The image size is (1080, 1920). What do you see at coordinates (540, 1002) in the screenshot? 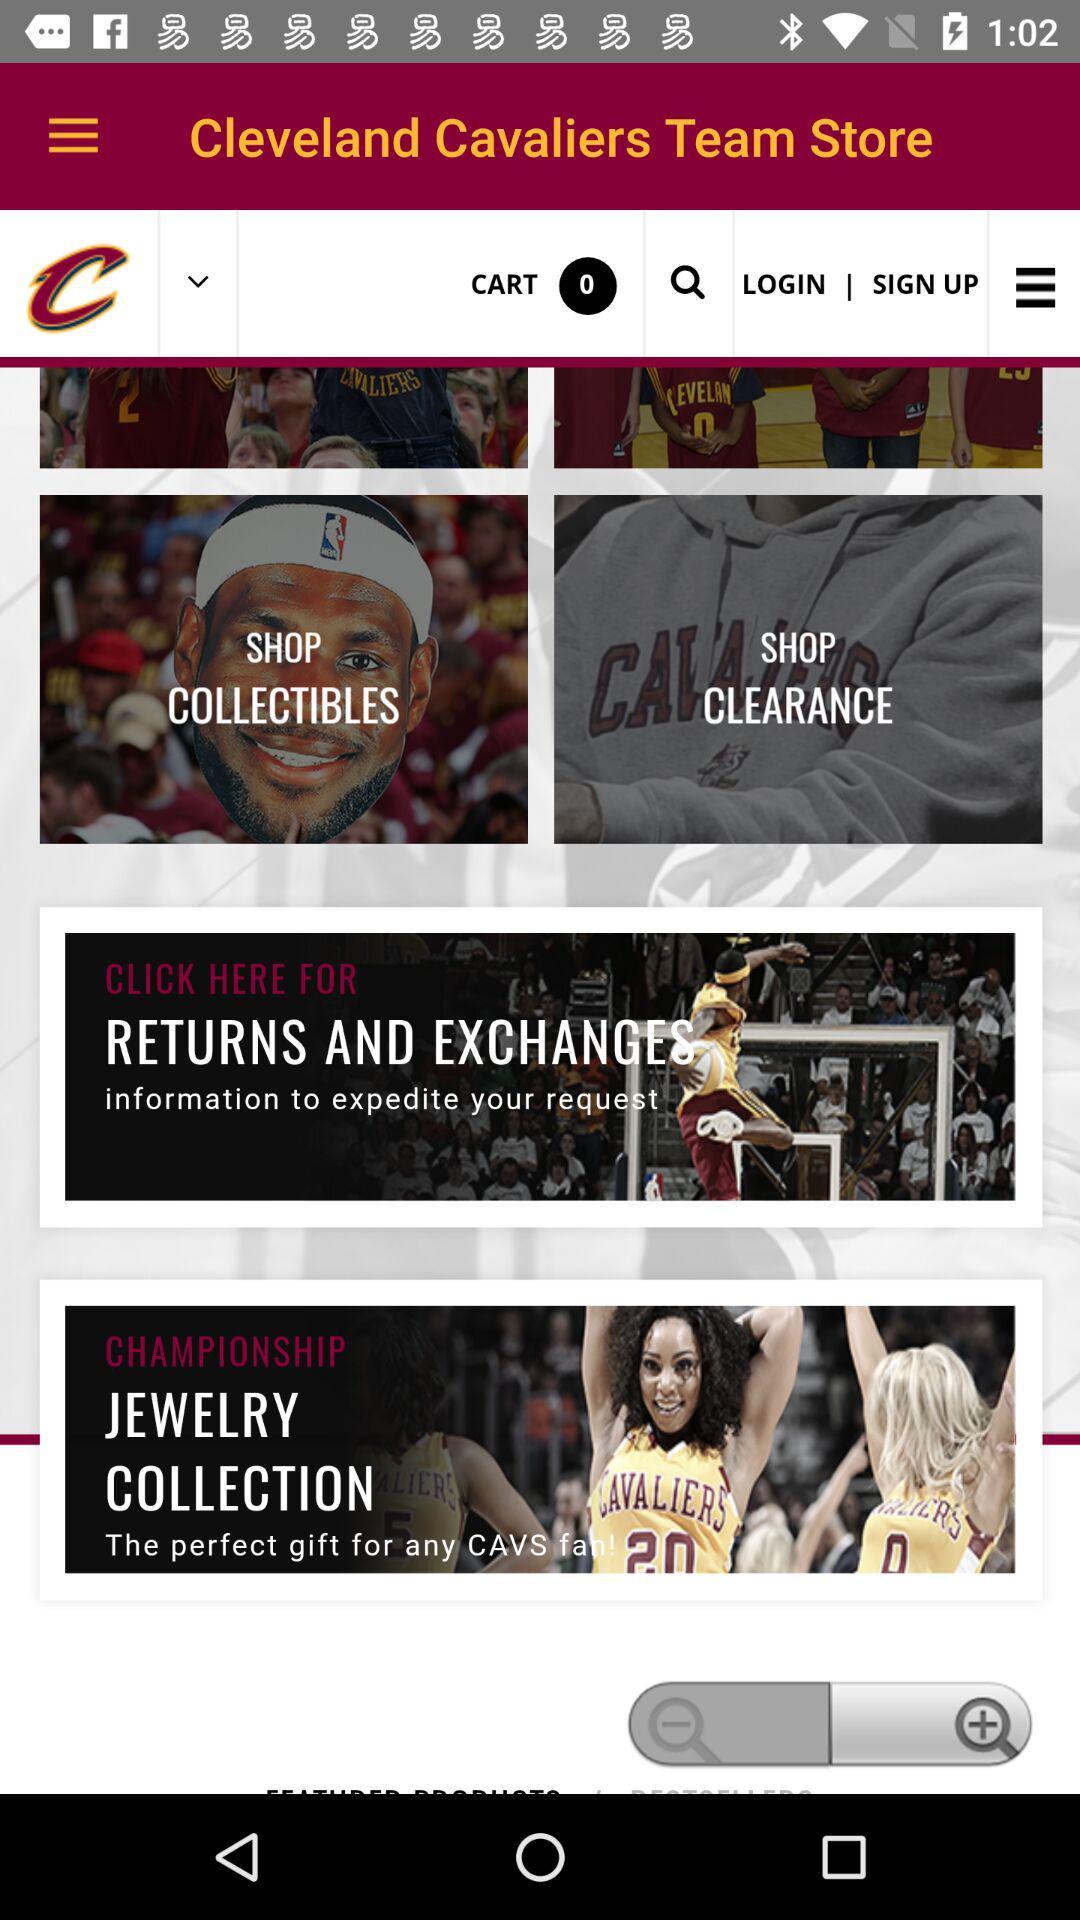
I see `different menu` at bounding box center [540, 1002].